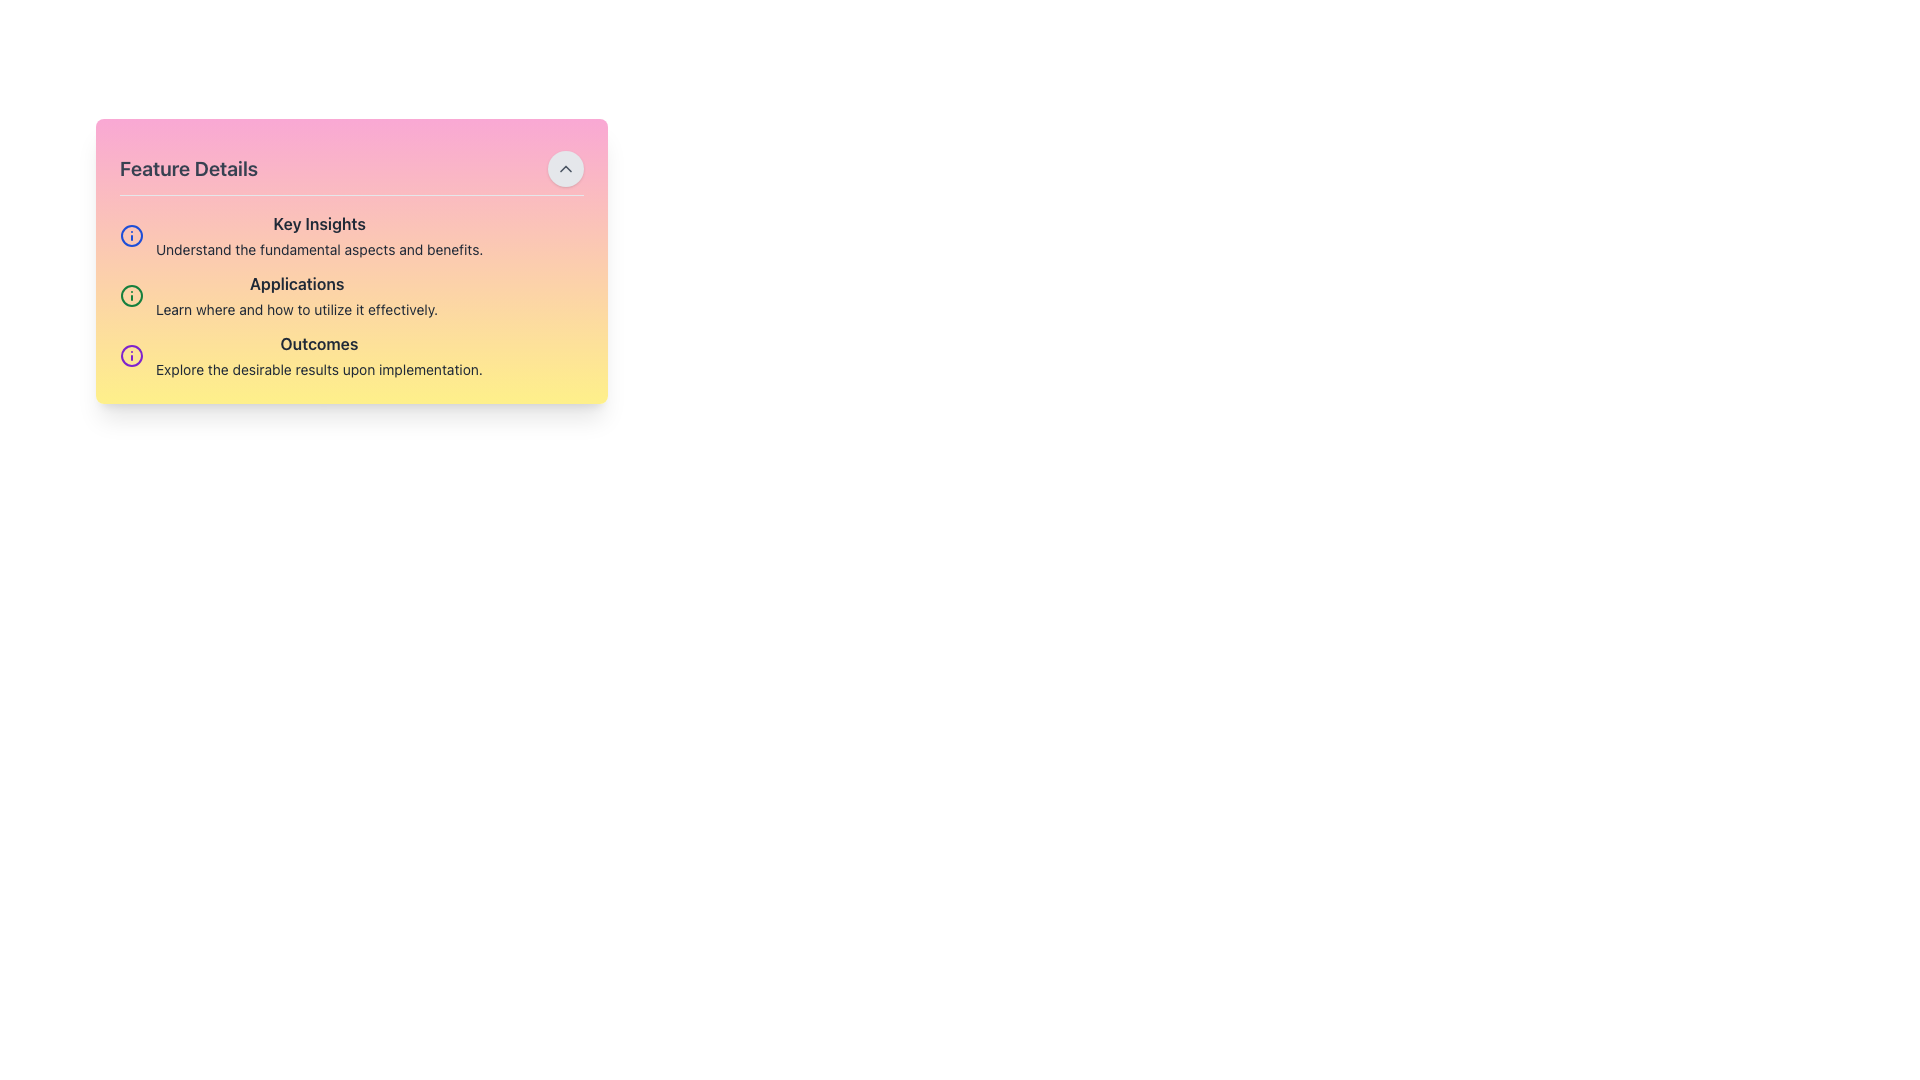  Describe the element at coordinates (318, 370) in the screenshot. I see `line of text that says 'Explore the desirable results upon implementation.' located under the title 'Outcomes' within the card's grouped section` at that location.